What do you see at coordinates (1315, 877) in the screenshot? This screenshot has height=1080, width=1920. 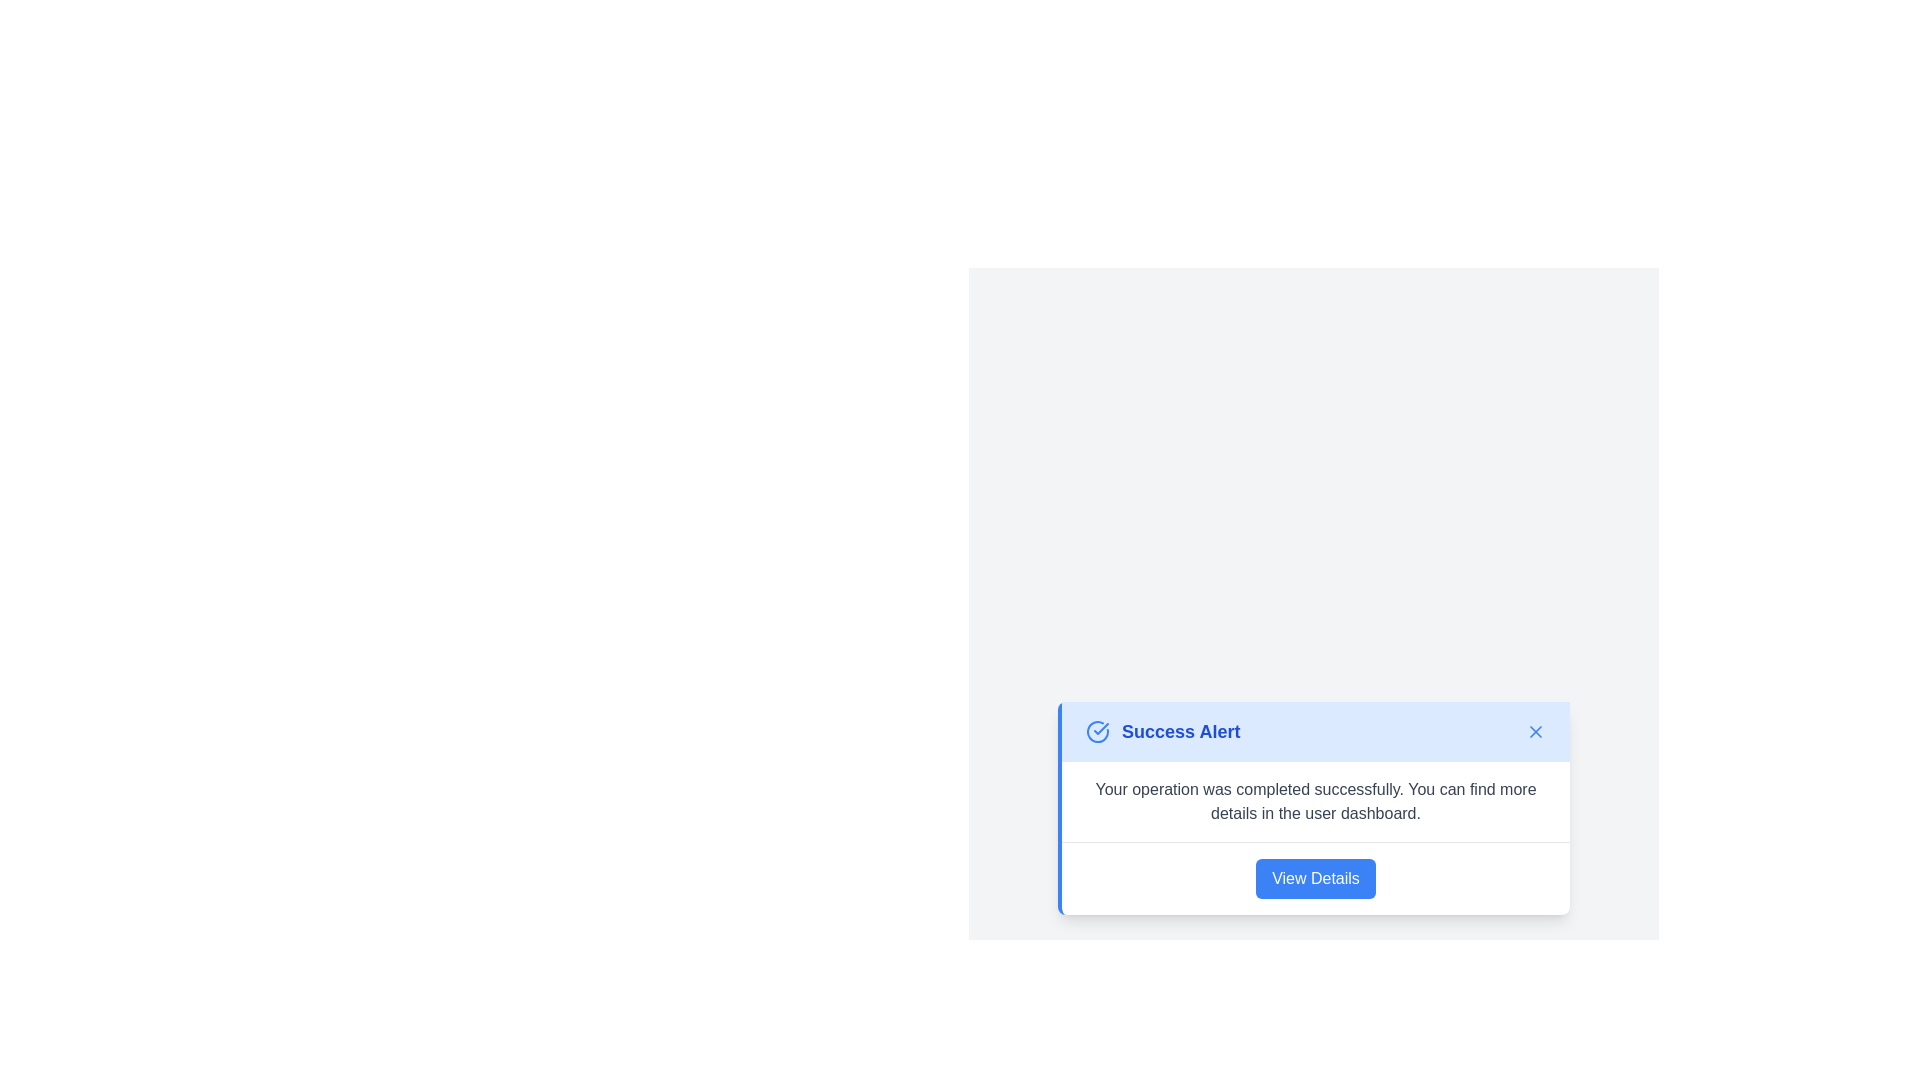 I see `the button located centrally at the bottom of the panel, directly below the success message text` at bounding box center [1315, 877].